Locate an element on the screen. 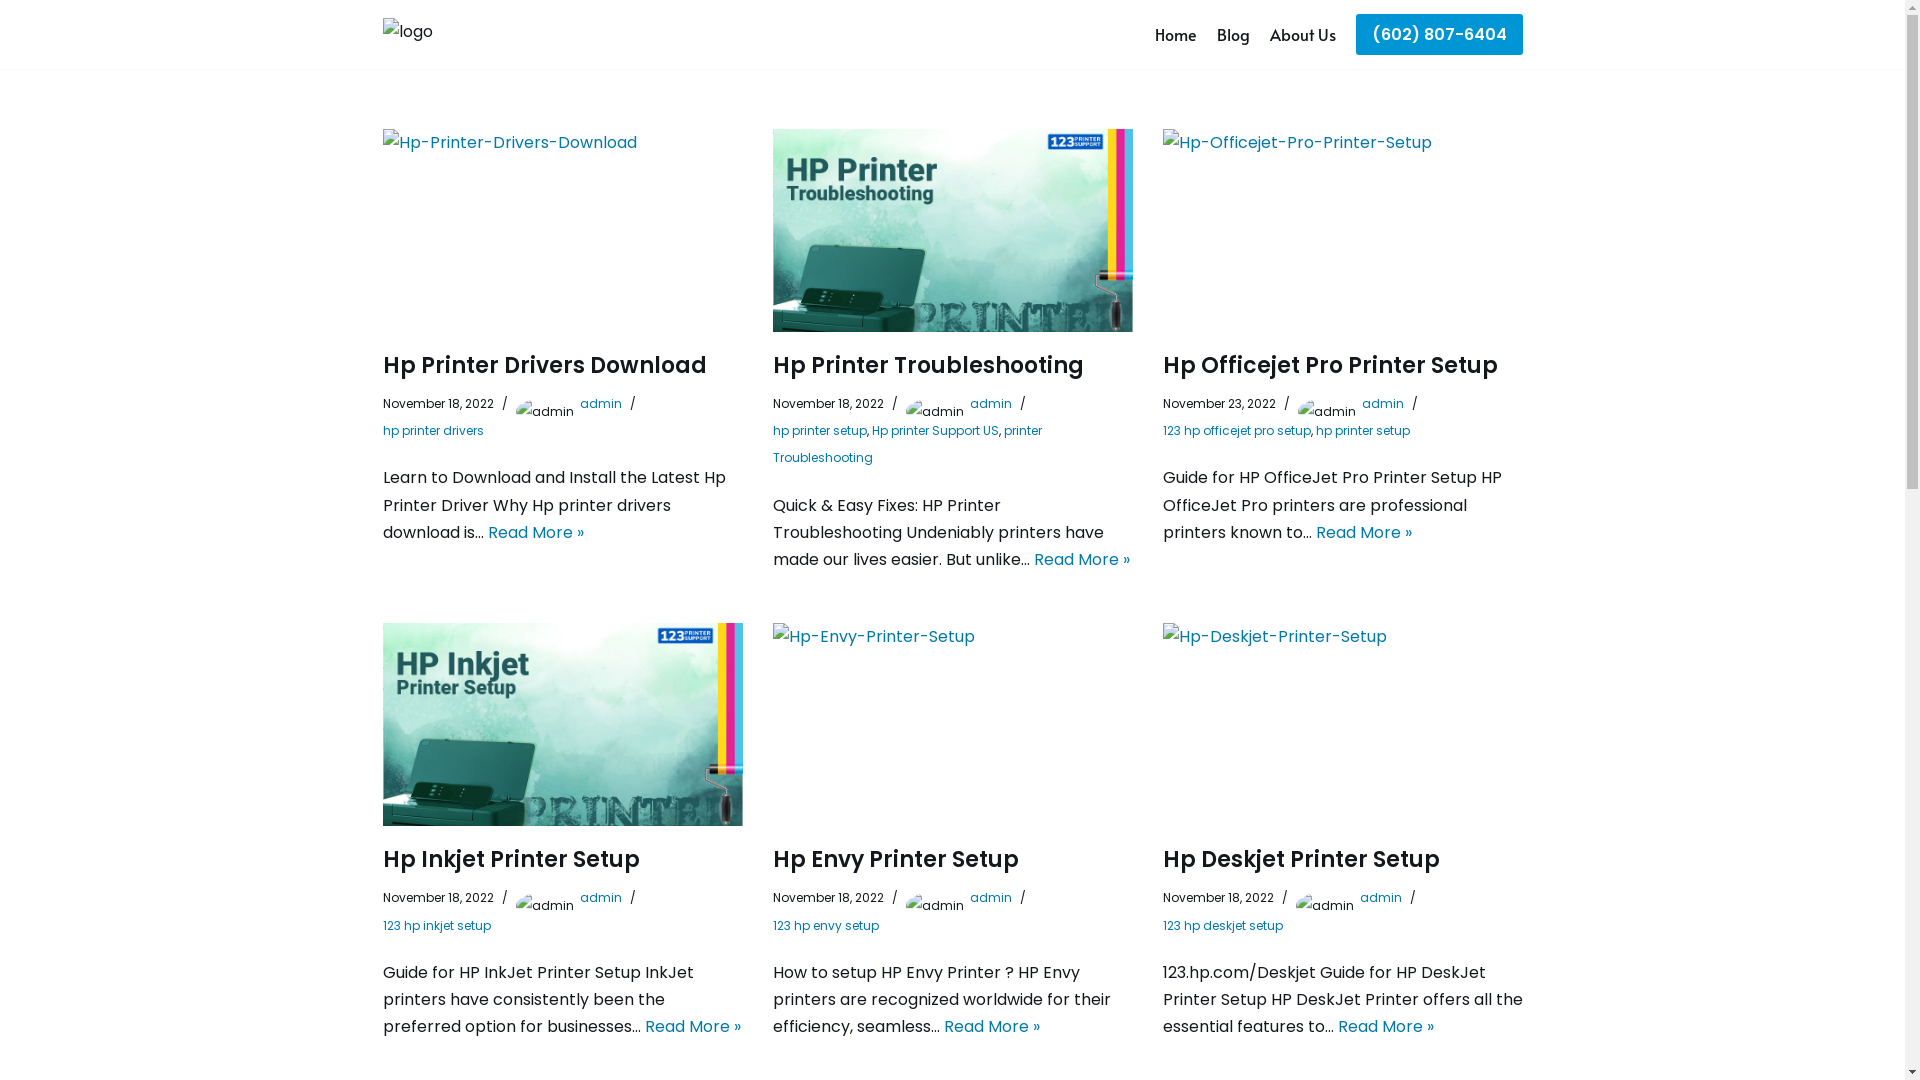 The width and height of the screenshot is (1920, 1080). '123 hp officejet pro setup' is located at coordinates (1235, 429).